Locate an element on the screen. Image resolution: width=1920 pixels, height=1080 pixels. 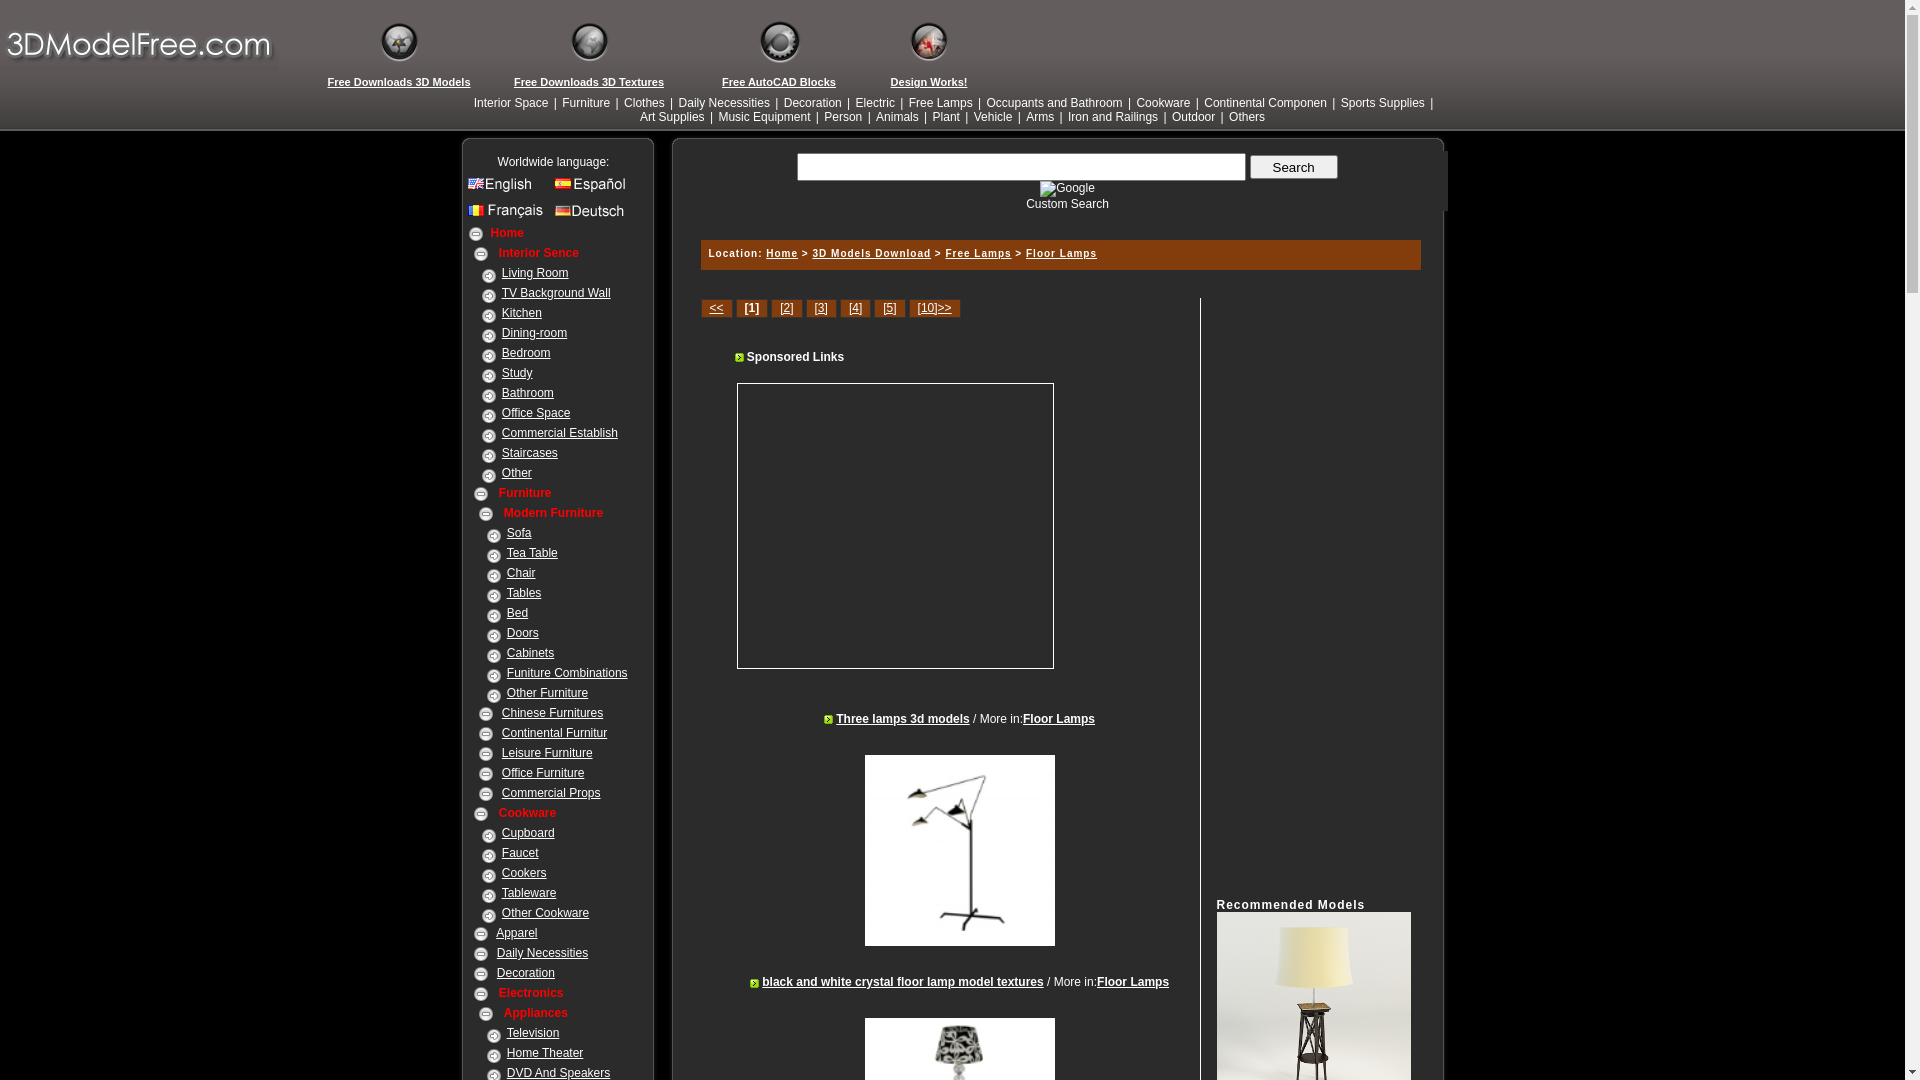
'Living Room' is located at coordinates (502, 273).